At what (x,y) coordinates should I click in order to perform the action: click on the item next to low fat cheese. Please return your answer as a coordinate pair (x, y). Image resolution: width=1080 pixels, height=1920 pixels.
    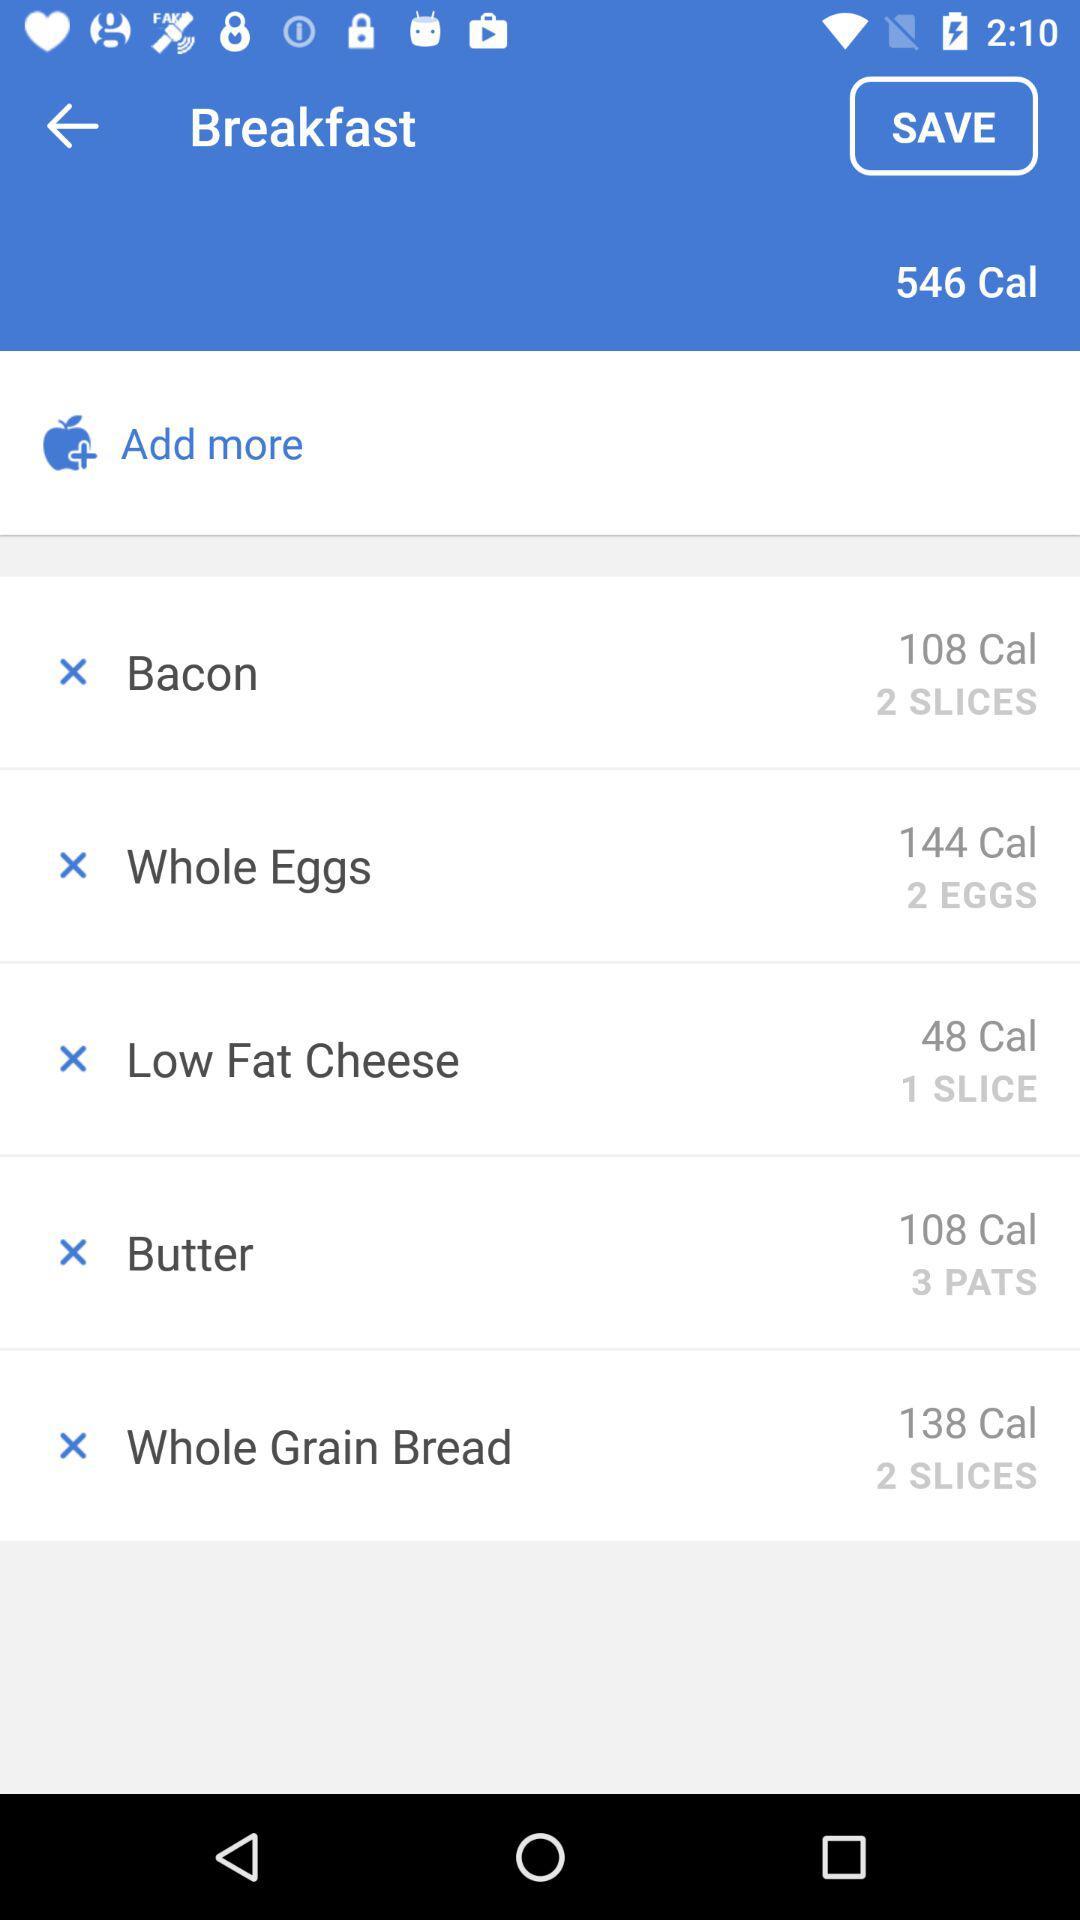
    Looking at the image, I should click on (978, 1034).